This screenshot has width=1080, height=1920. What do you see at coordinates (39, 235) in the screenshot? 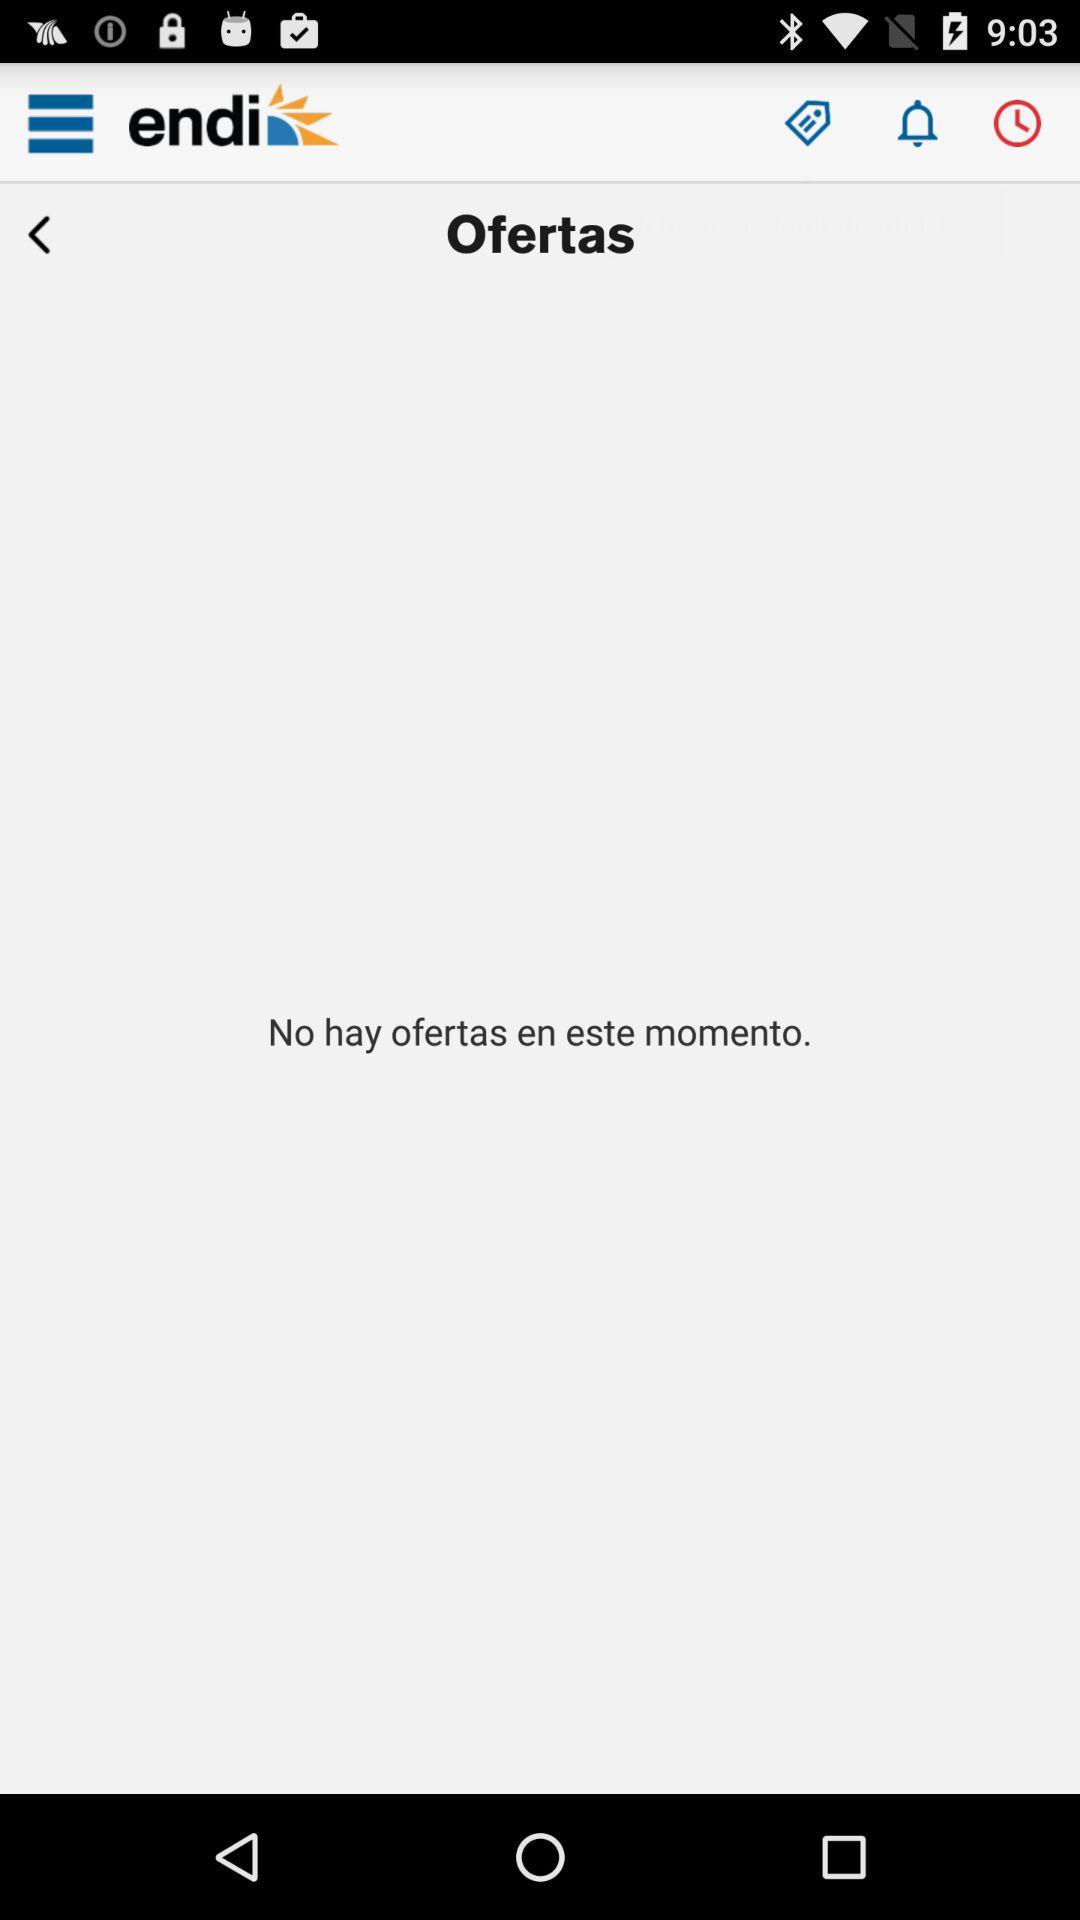
I see `previous` at bounding box center [39, 235].